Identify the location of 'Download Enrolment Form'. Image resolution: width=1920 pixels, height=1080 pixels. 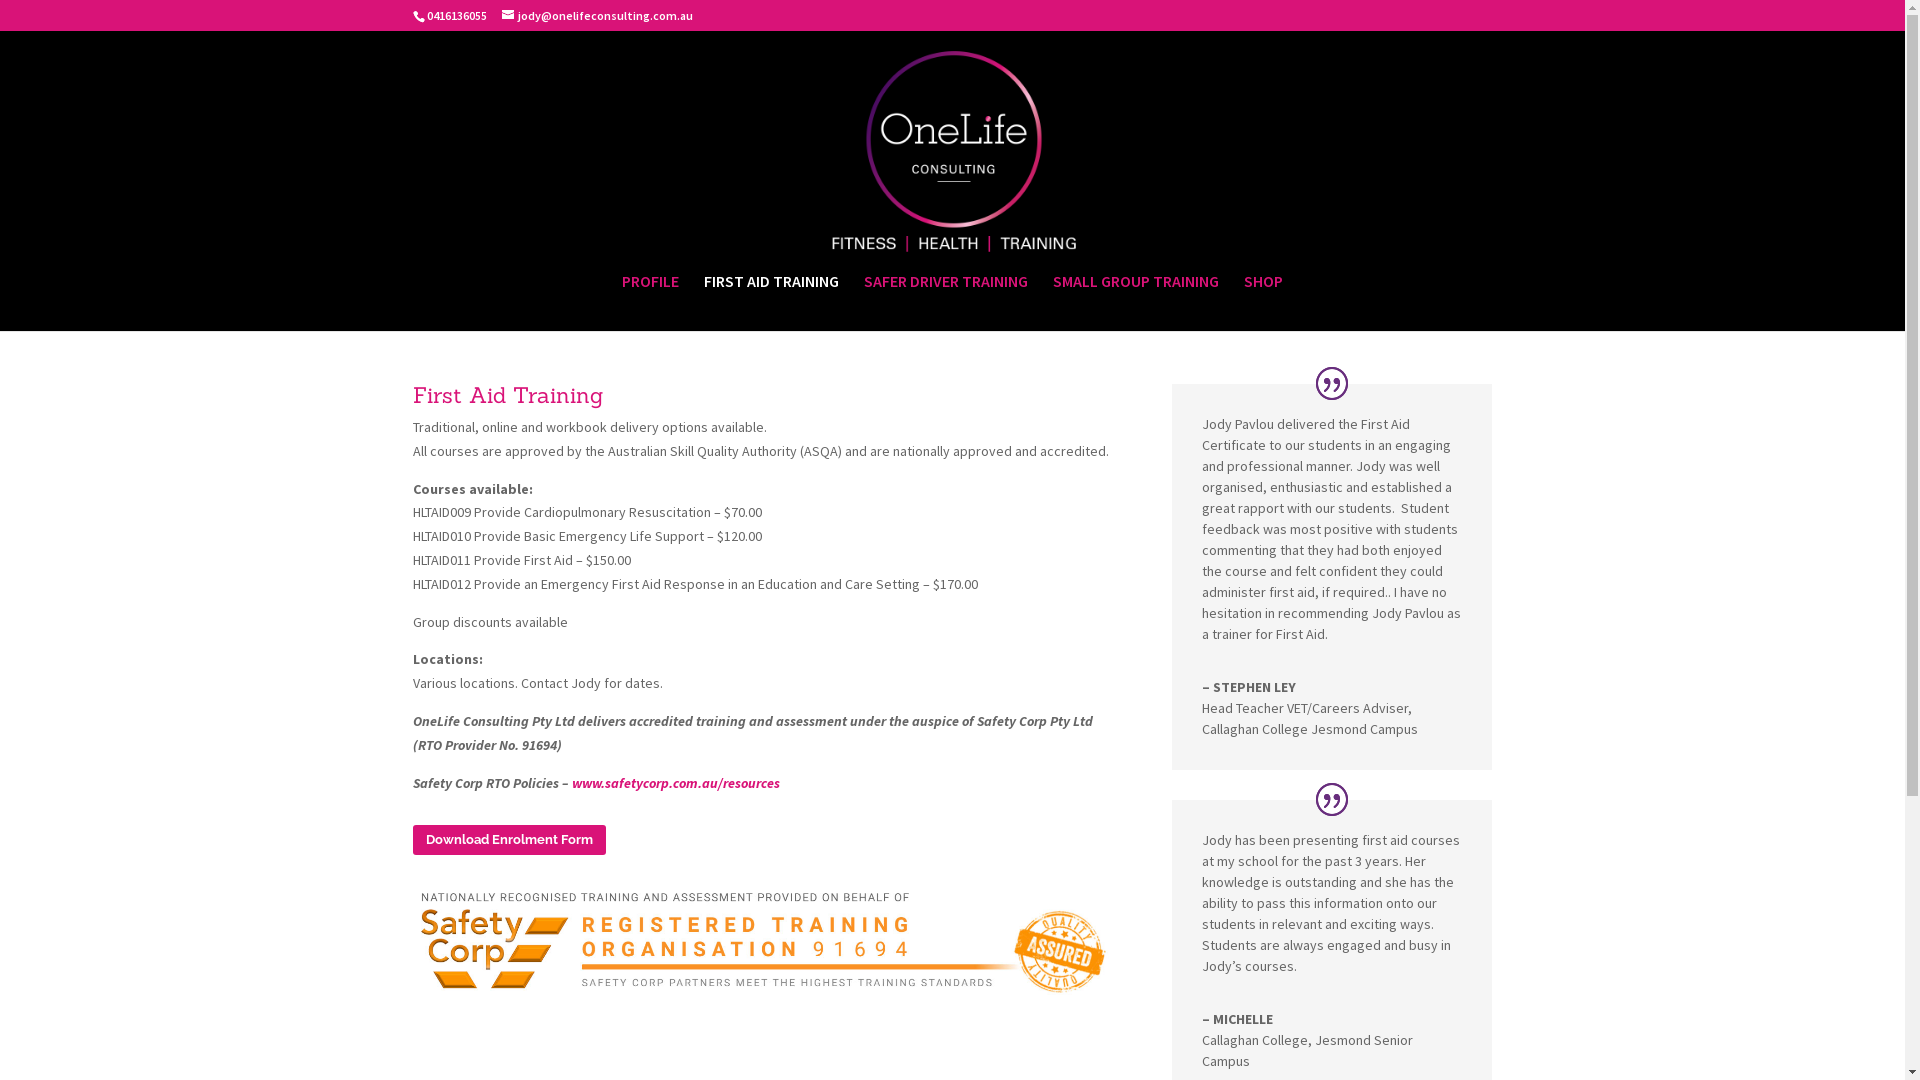
(508, 840).